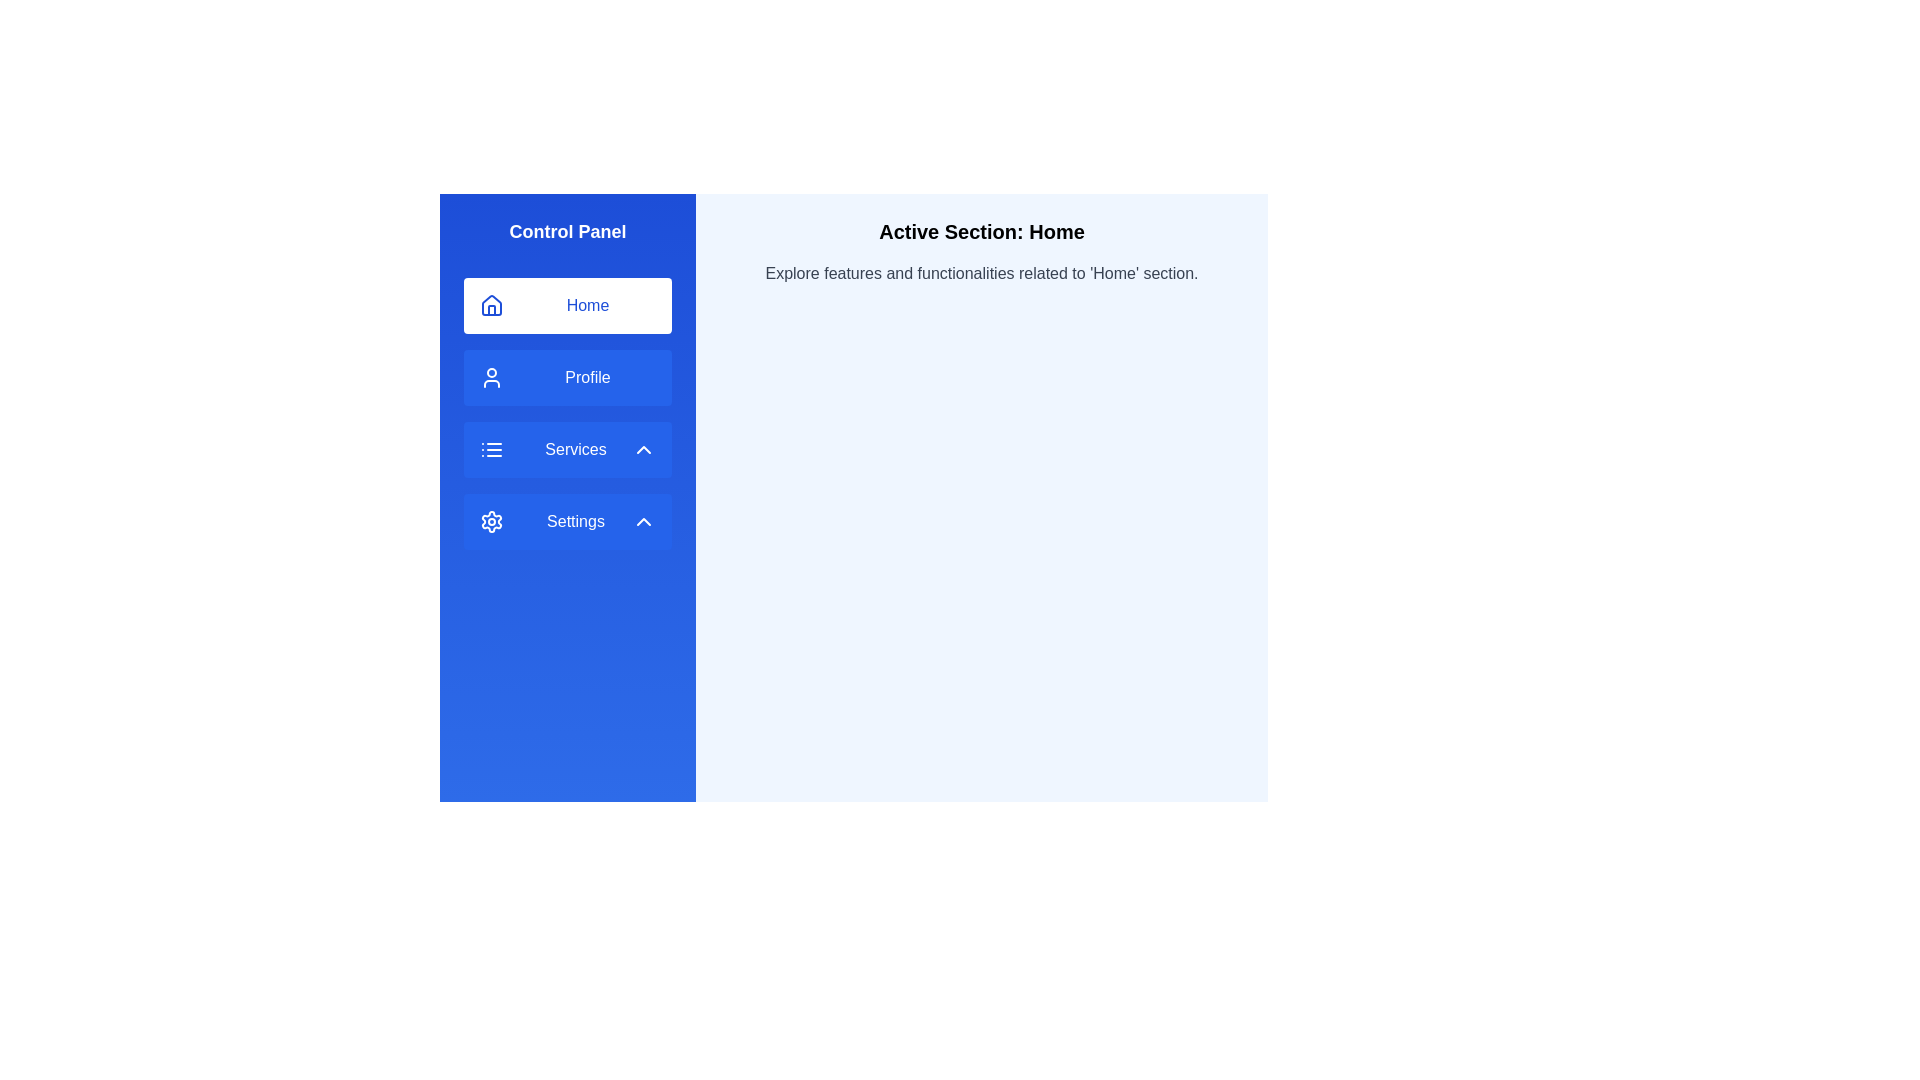  I want to click on the upward-pointing chevron icon with a hollow outline within the blue background, located in the 'Settings' button of the vertical navigation panel, so click(643, 520).